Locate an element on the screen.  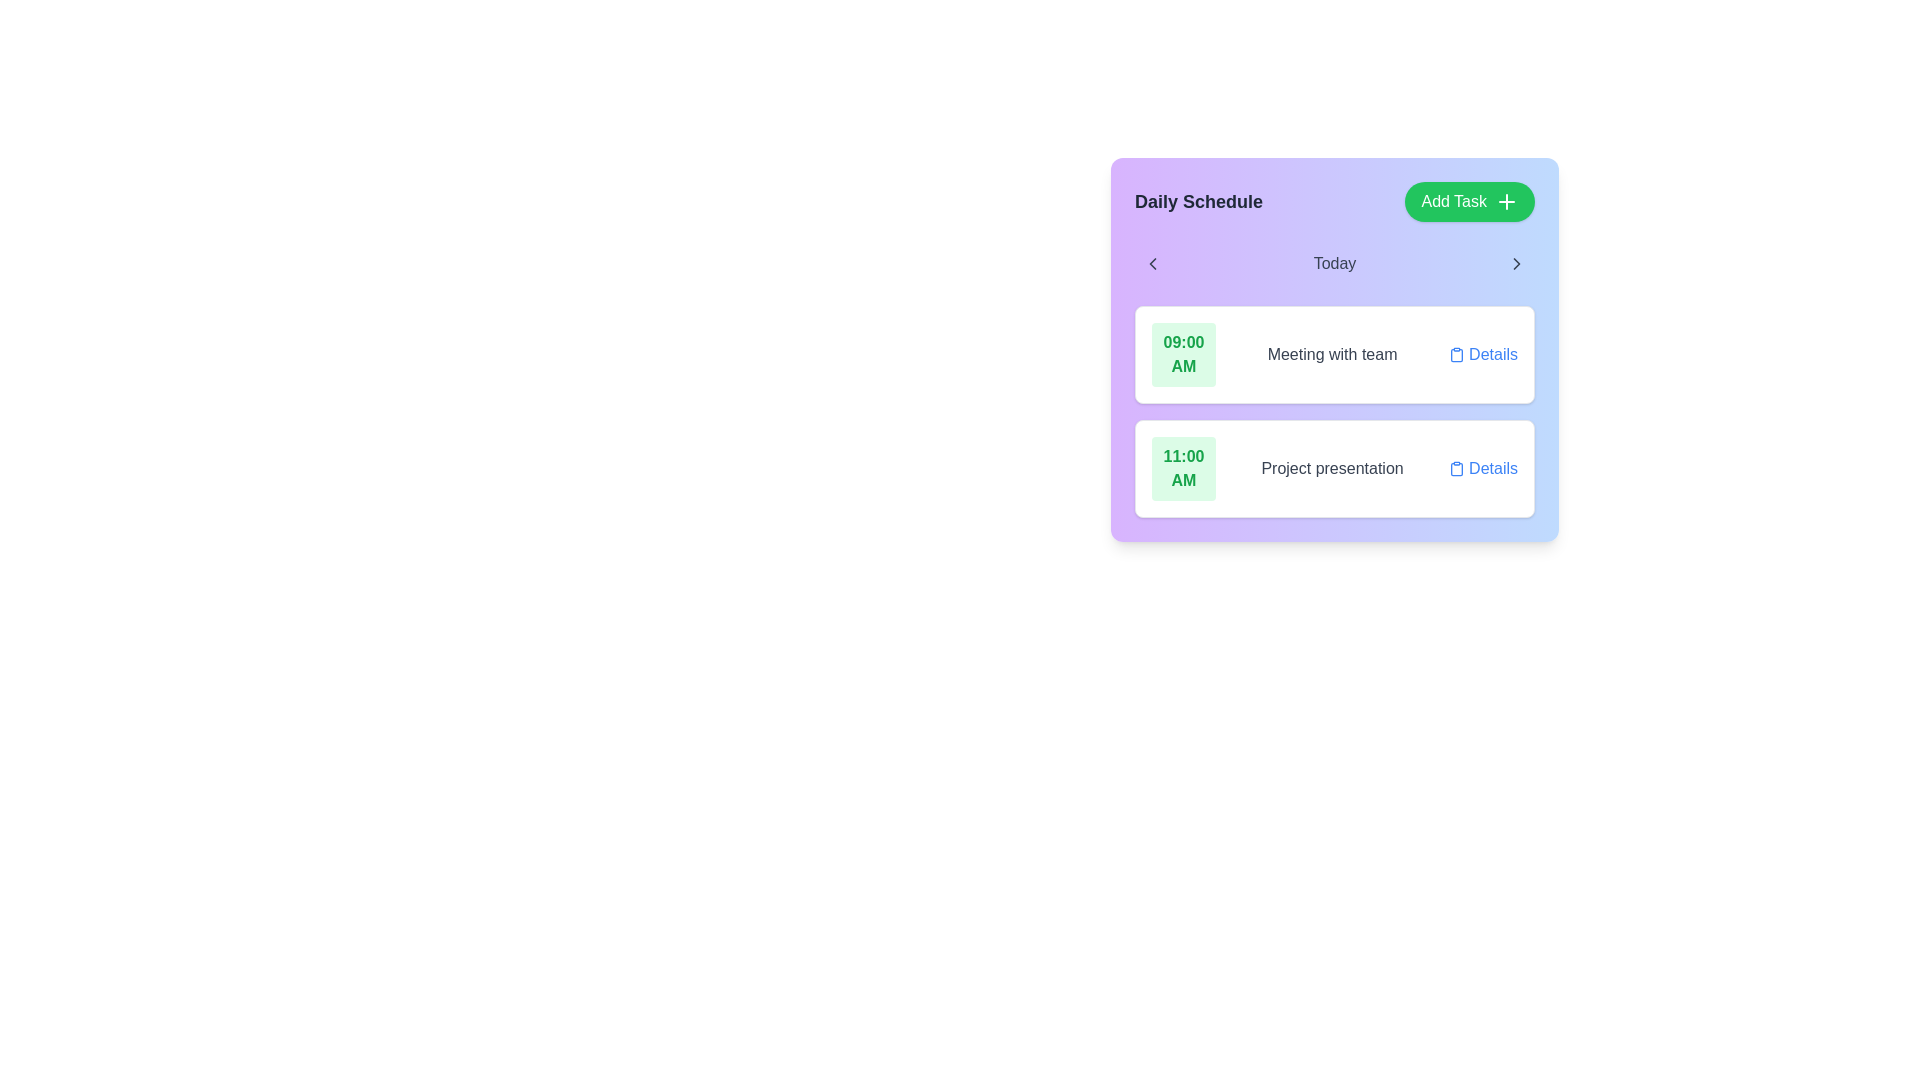
the rectangular button-like component displaying '09:00 AM' with a light green background and white text to interact with a related feature is located at coordinates (1184, 353).